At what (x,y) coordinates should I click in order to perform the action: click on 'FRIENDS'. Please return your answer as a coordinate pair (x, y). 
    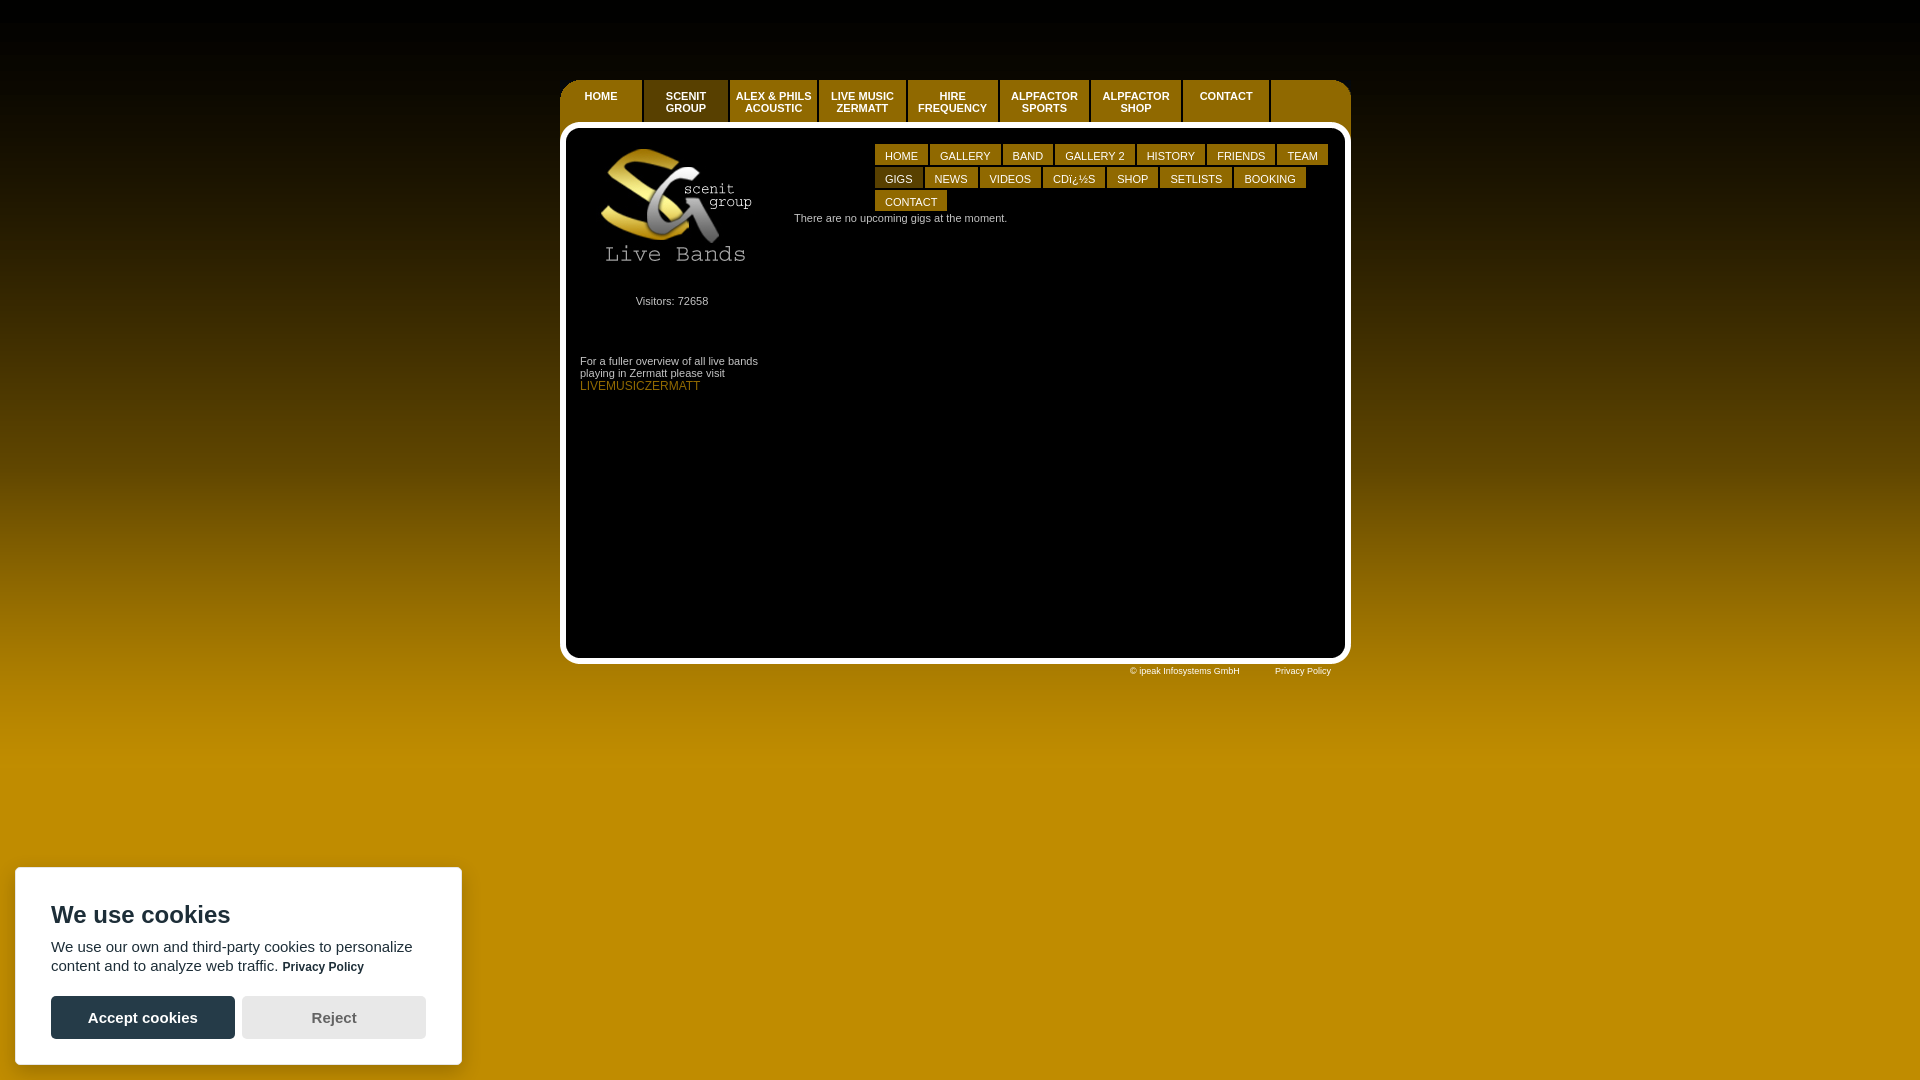
    Looking at the image, I should click on (1240, 154).